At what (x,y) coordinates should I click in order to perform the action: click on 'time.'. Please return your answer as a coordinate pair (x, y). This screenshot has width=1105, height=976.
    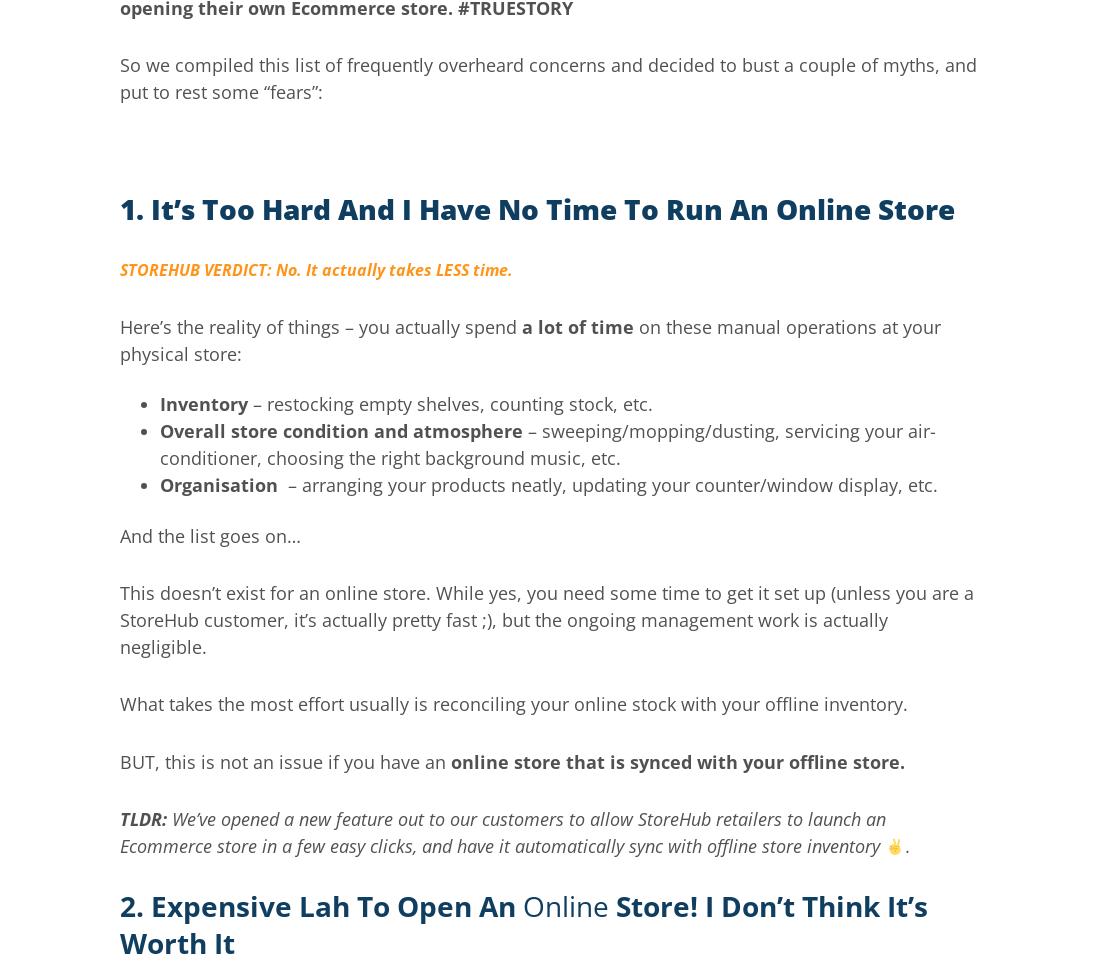
    Looking at the image, I should click on (468, 268).